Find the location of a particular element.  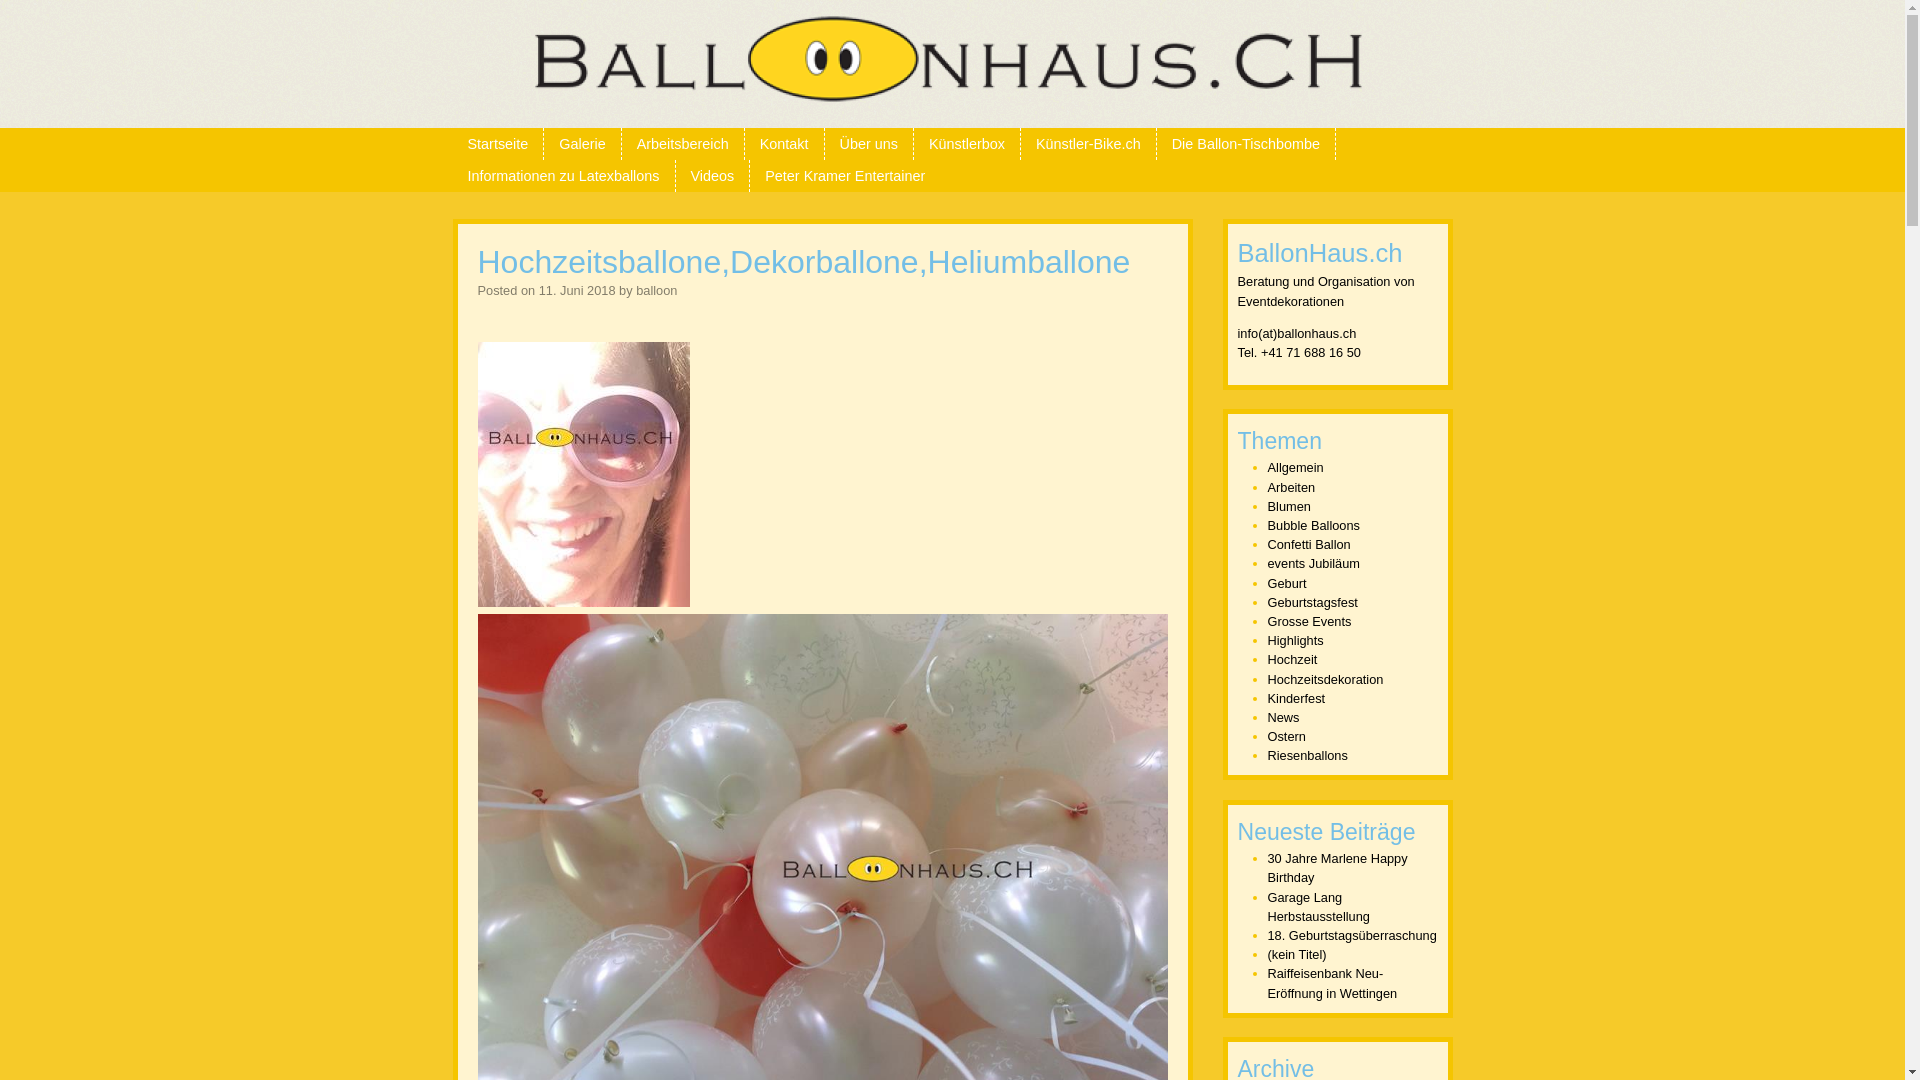

'Bubble Balloons' is located at coordinates (1314, 524).